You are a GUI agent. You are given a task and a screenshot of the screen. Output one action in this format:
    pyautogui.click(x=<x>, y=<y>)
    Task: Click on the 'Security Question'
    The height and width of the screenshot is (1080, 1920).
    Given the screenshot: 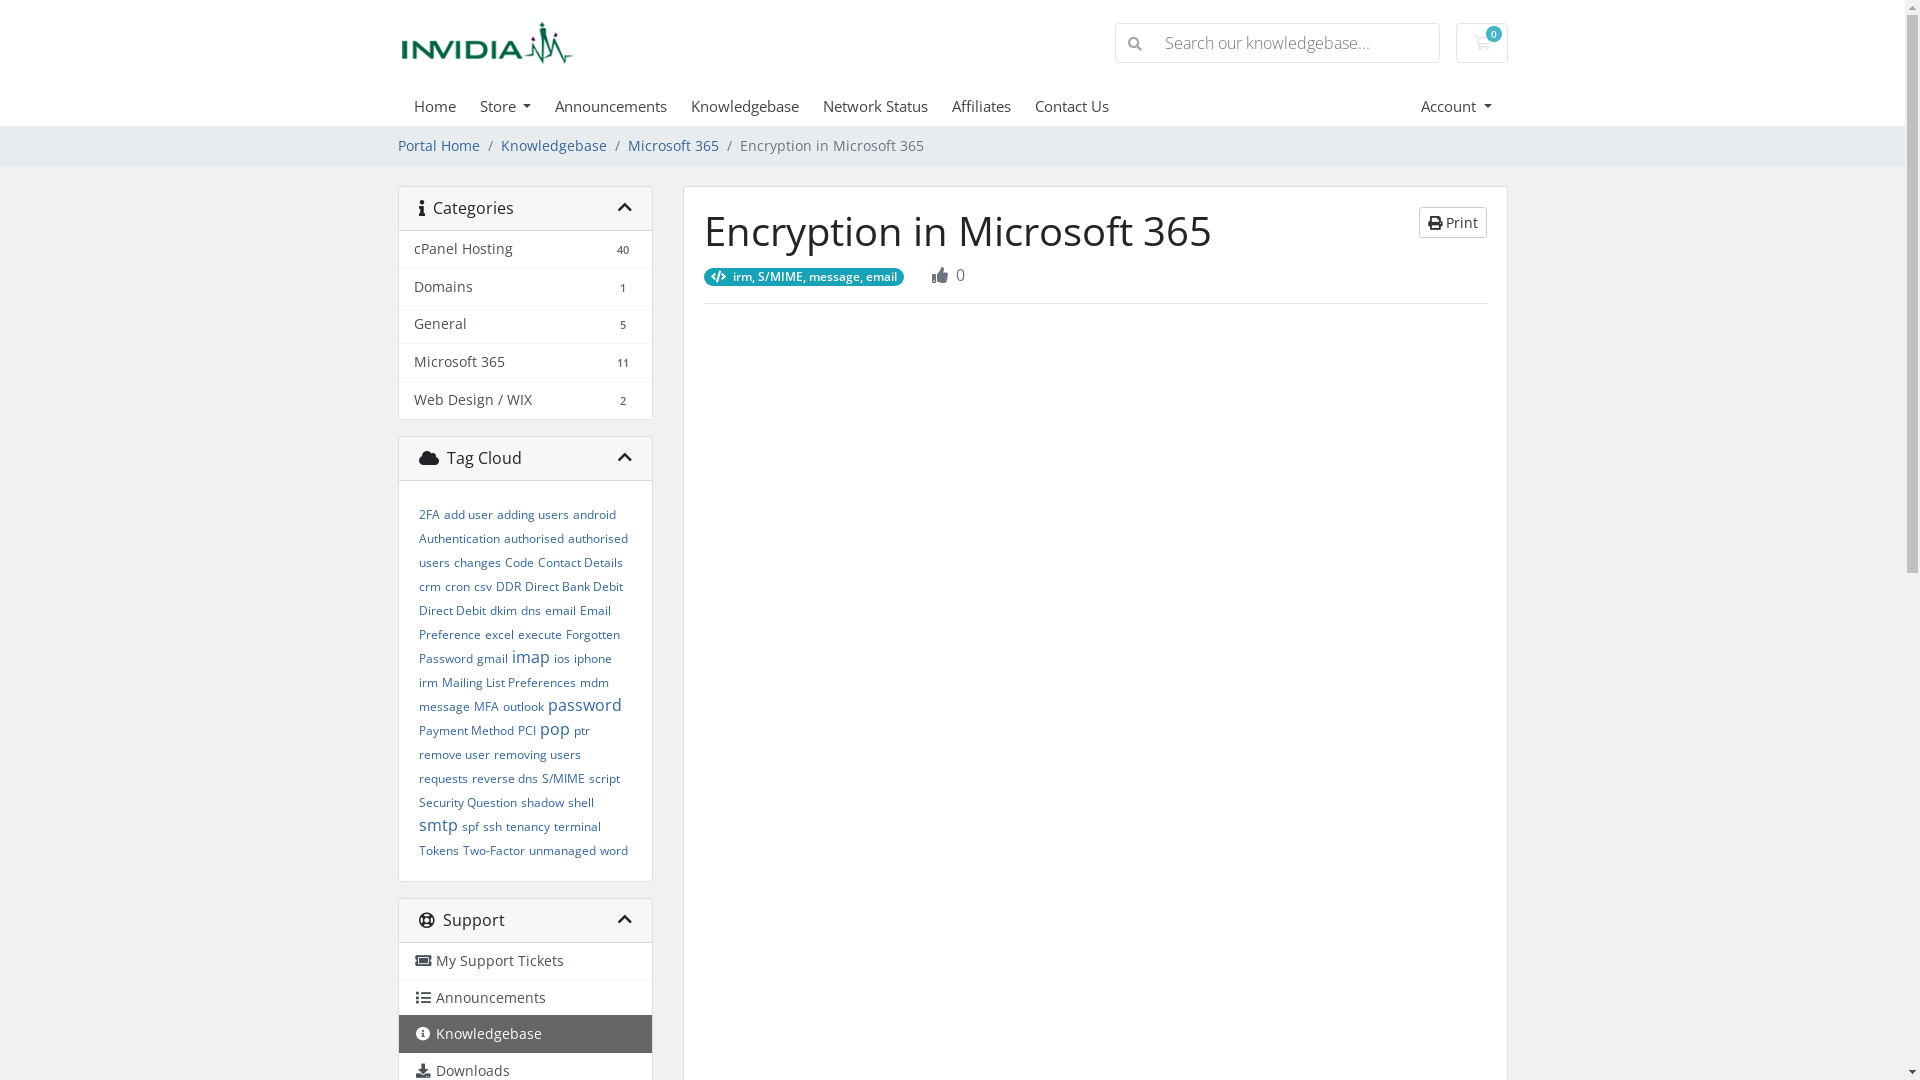 What is the action you would take?
    pyautogui.click(x=465, y=801)
    